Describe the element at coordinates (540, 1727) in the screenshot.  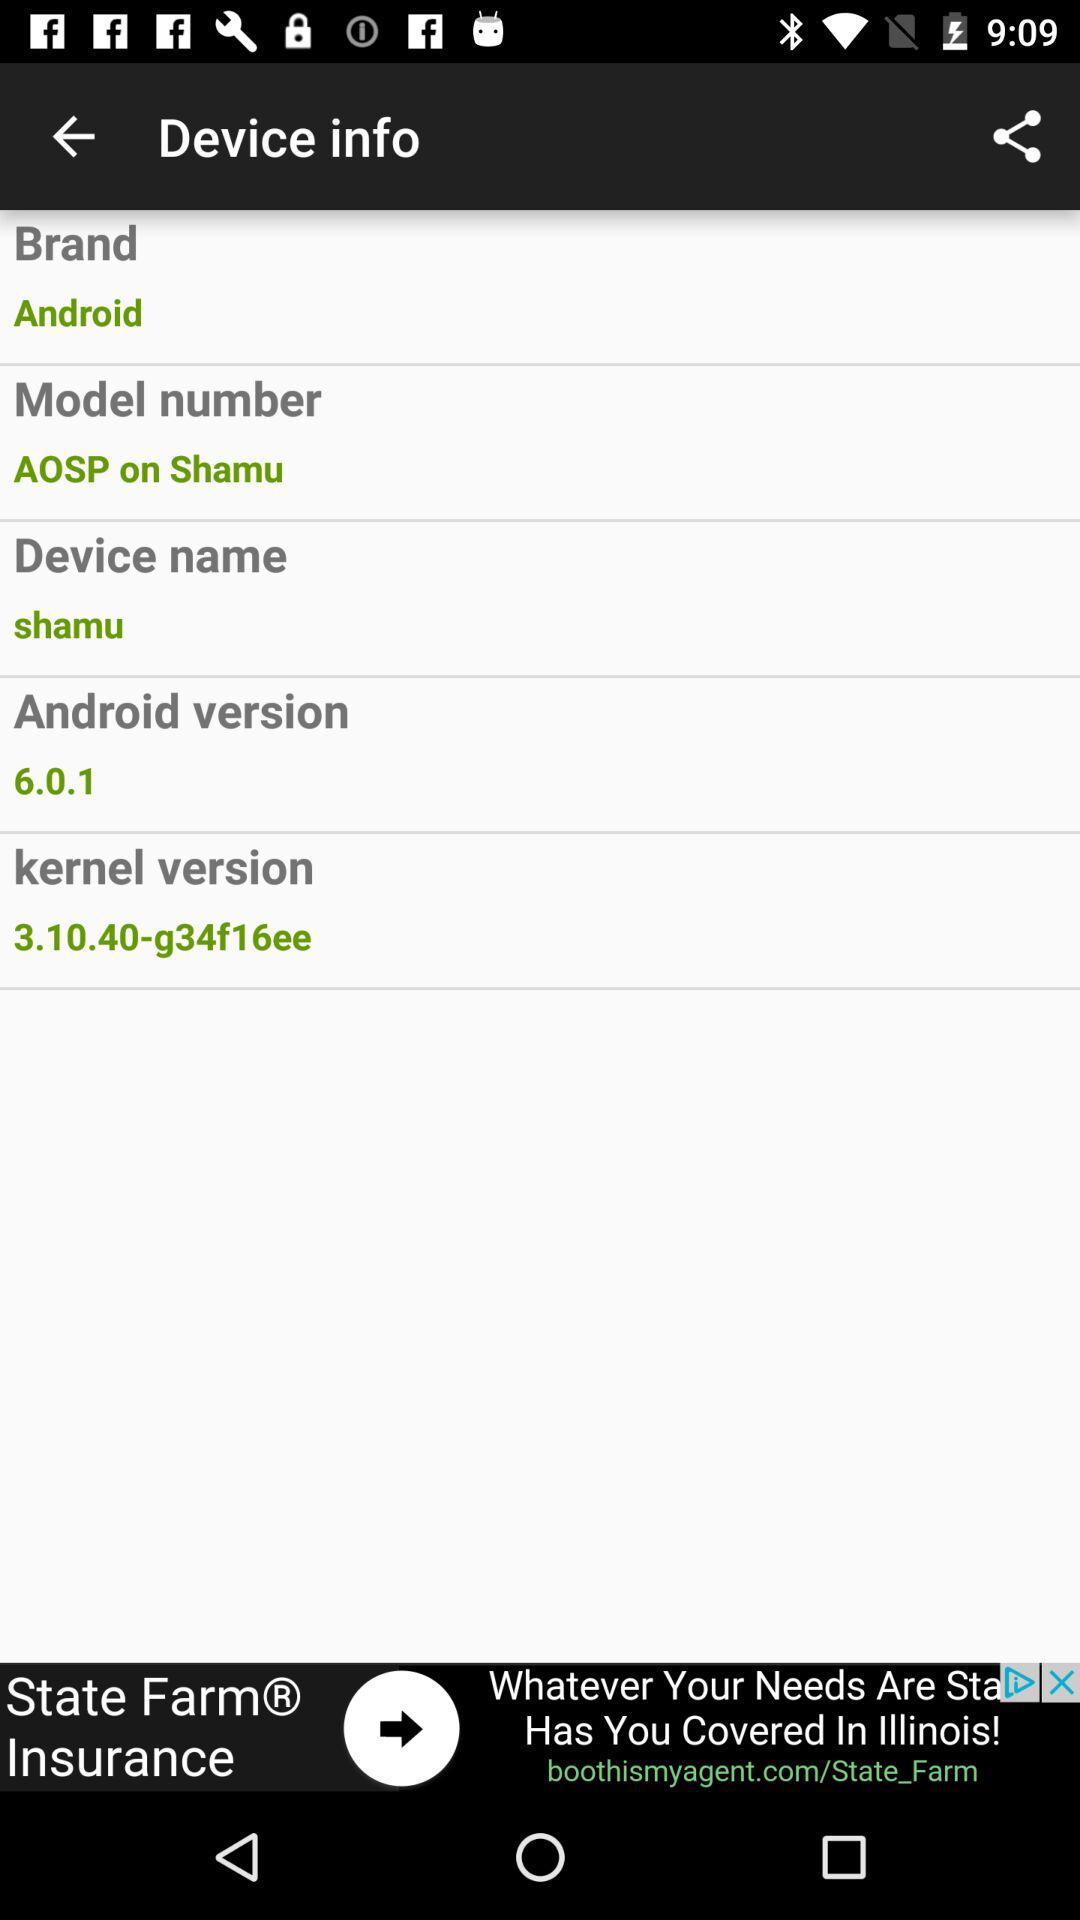
I see `open advertisement` at that location.